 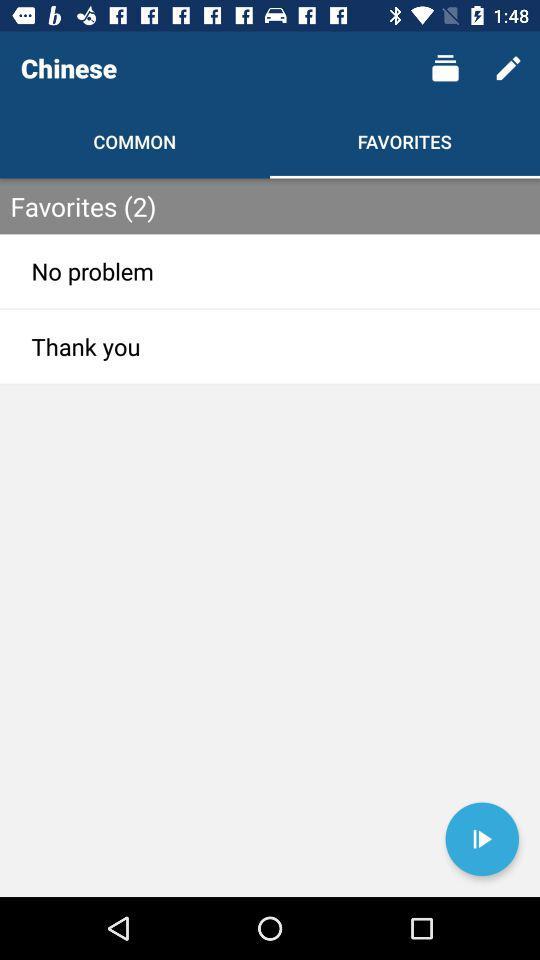 What do you see at coordinates (445, 68) in the screenshot?
I see `the icon above favorites icon` at bounding box center [445, 68].